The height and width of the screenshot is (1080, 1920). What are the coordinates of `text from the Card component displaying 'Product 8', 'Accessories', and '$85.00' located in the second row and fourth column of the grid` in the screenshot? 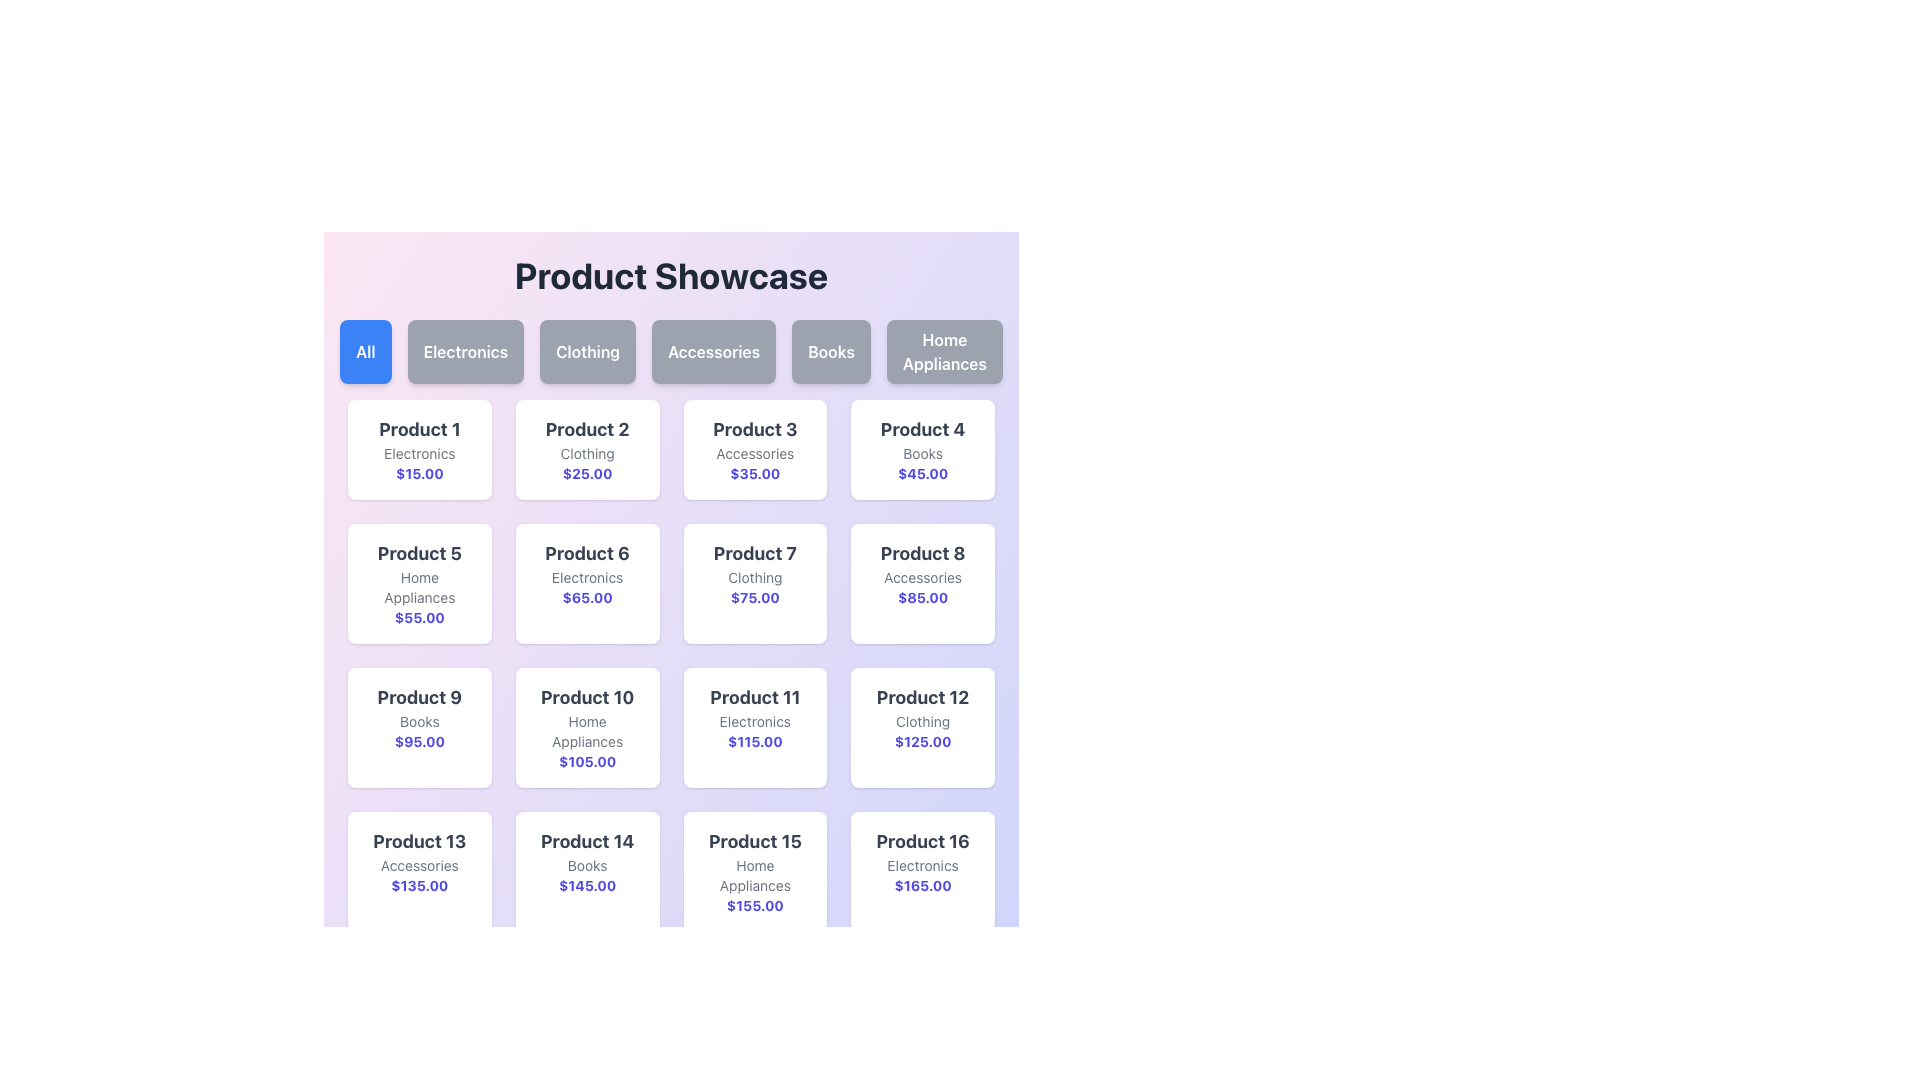 It's located at (922, 583).